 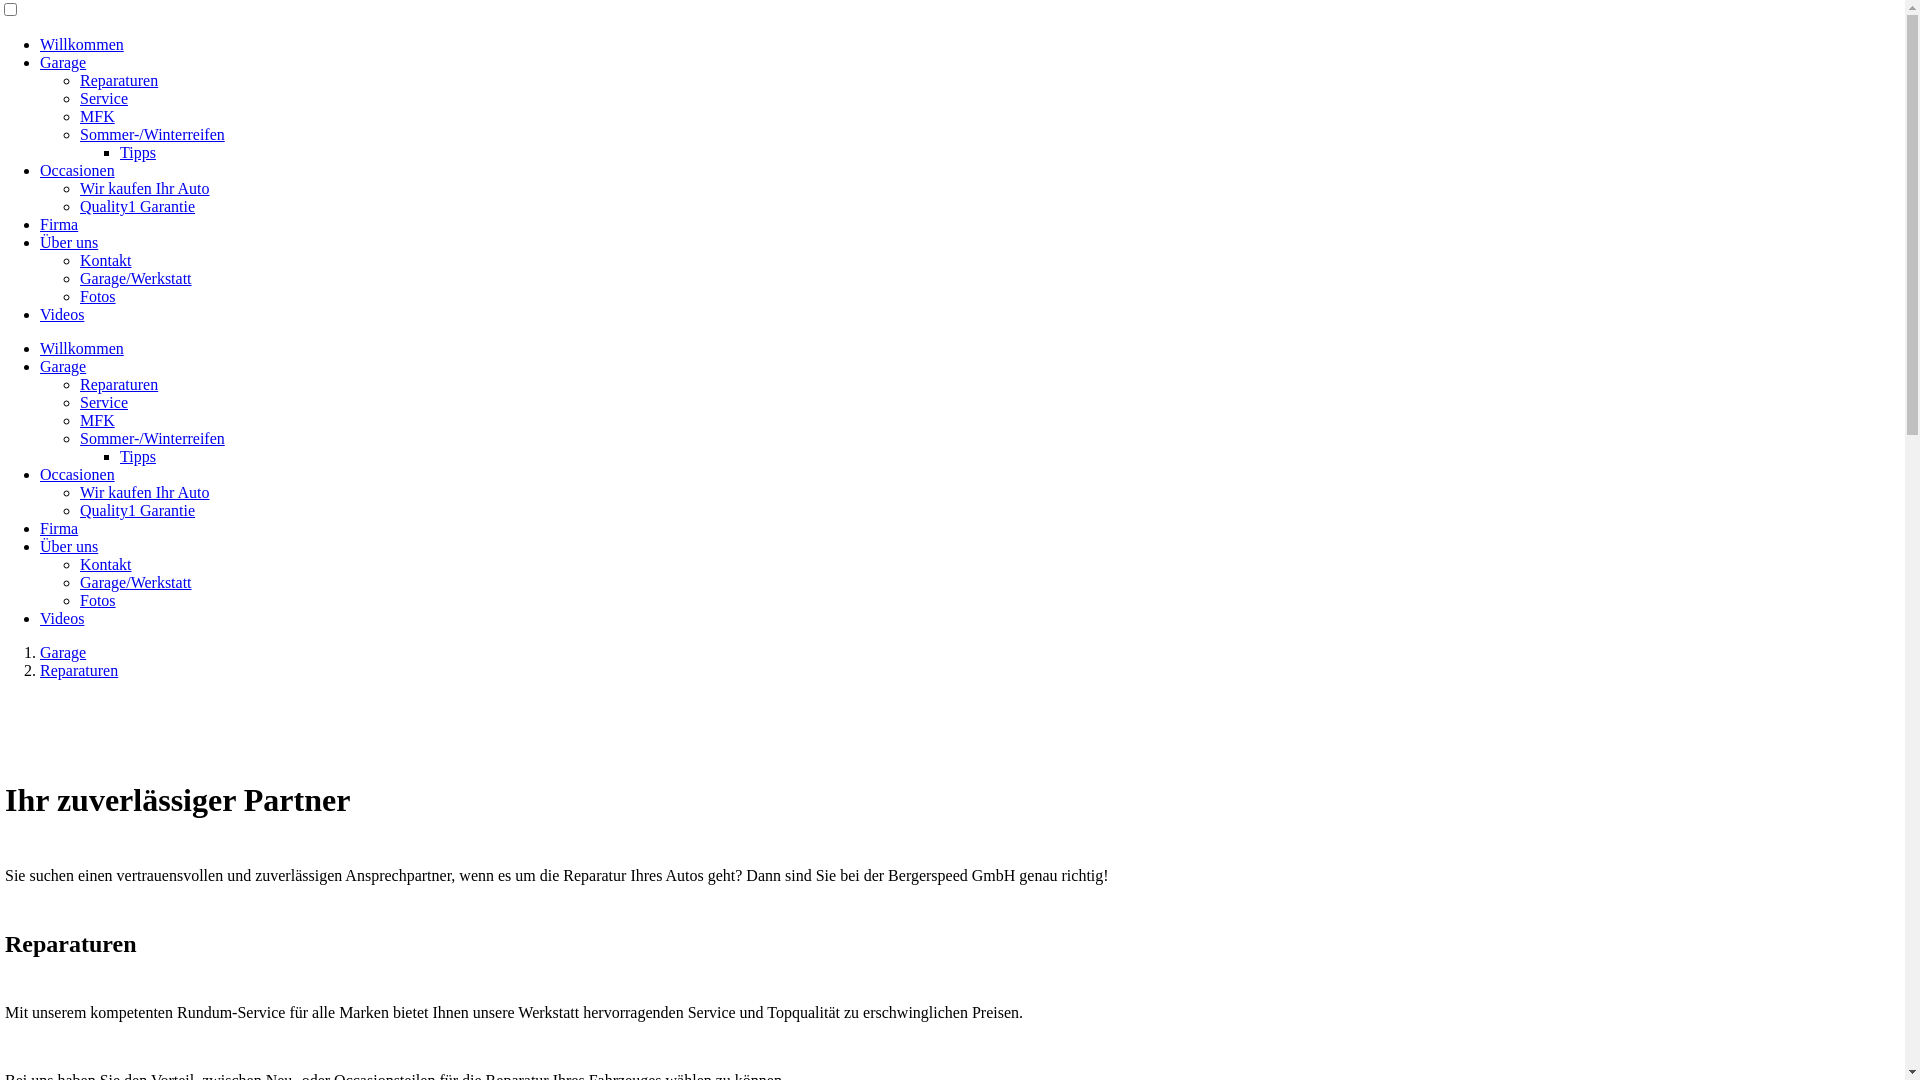 I want to click on 'MFK', so click(x=96, y=419).